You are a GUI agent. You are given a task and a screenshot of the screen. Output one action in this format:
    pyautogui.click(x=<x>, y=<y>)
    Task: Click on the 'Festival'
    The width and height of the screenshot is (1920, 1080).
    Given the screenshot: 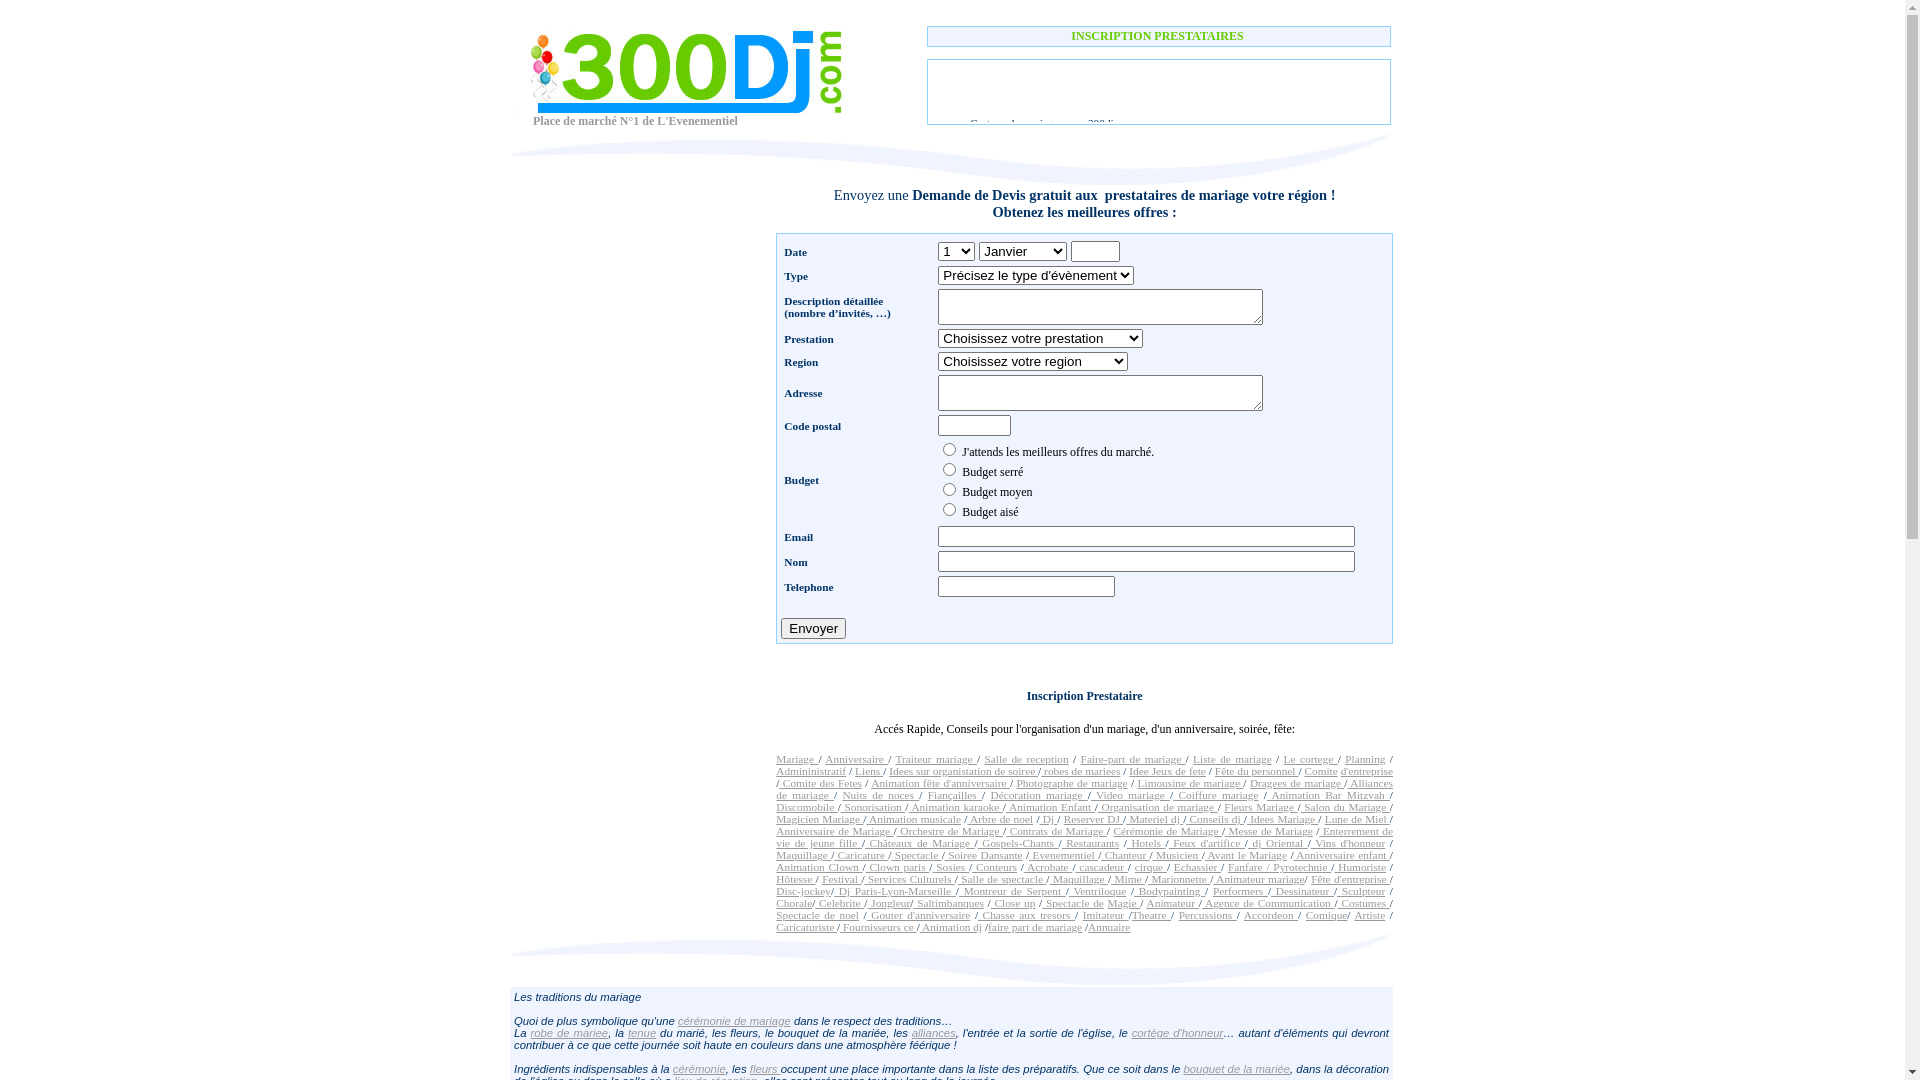 What is the action you would take?
    pyautogui.click(x=821, y=878)
    